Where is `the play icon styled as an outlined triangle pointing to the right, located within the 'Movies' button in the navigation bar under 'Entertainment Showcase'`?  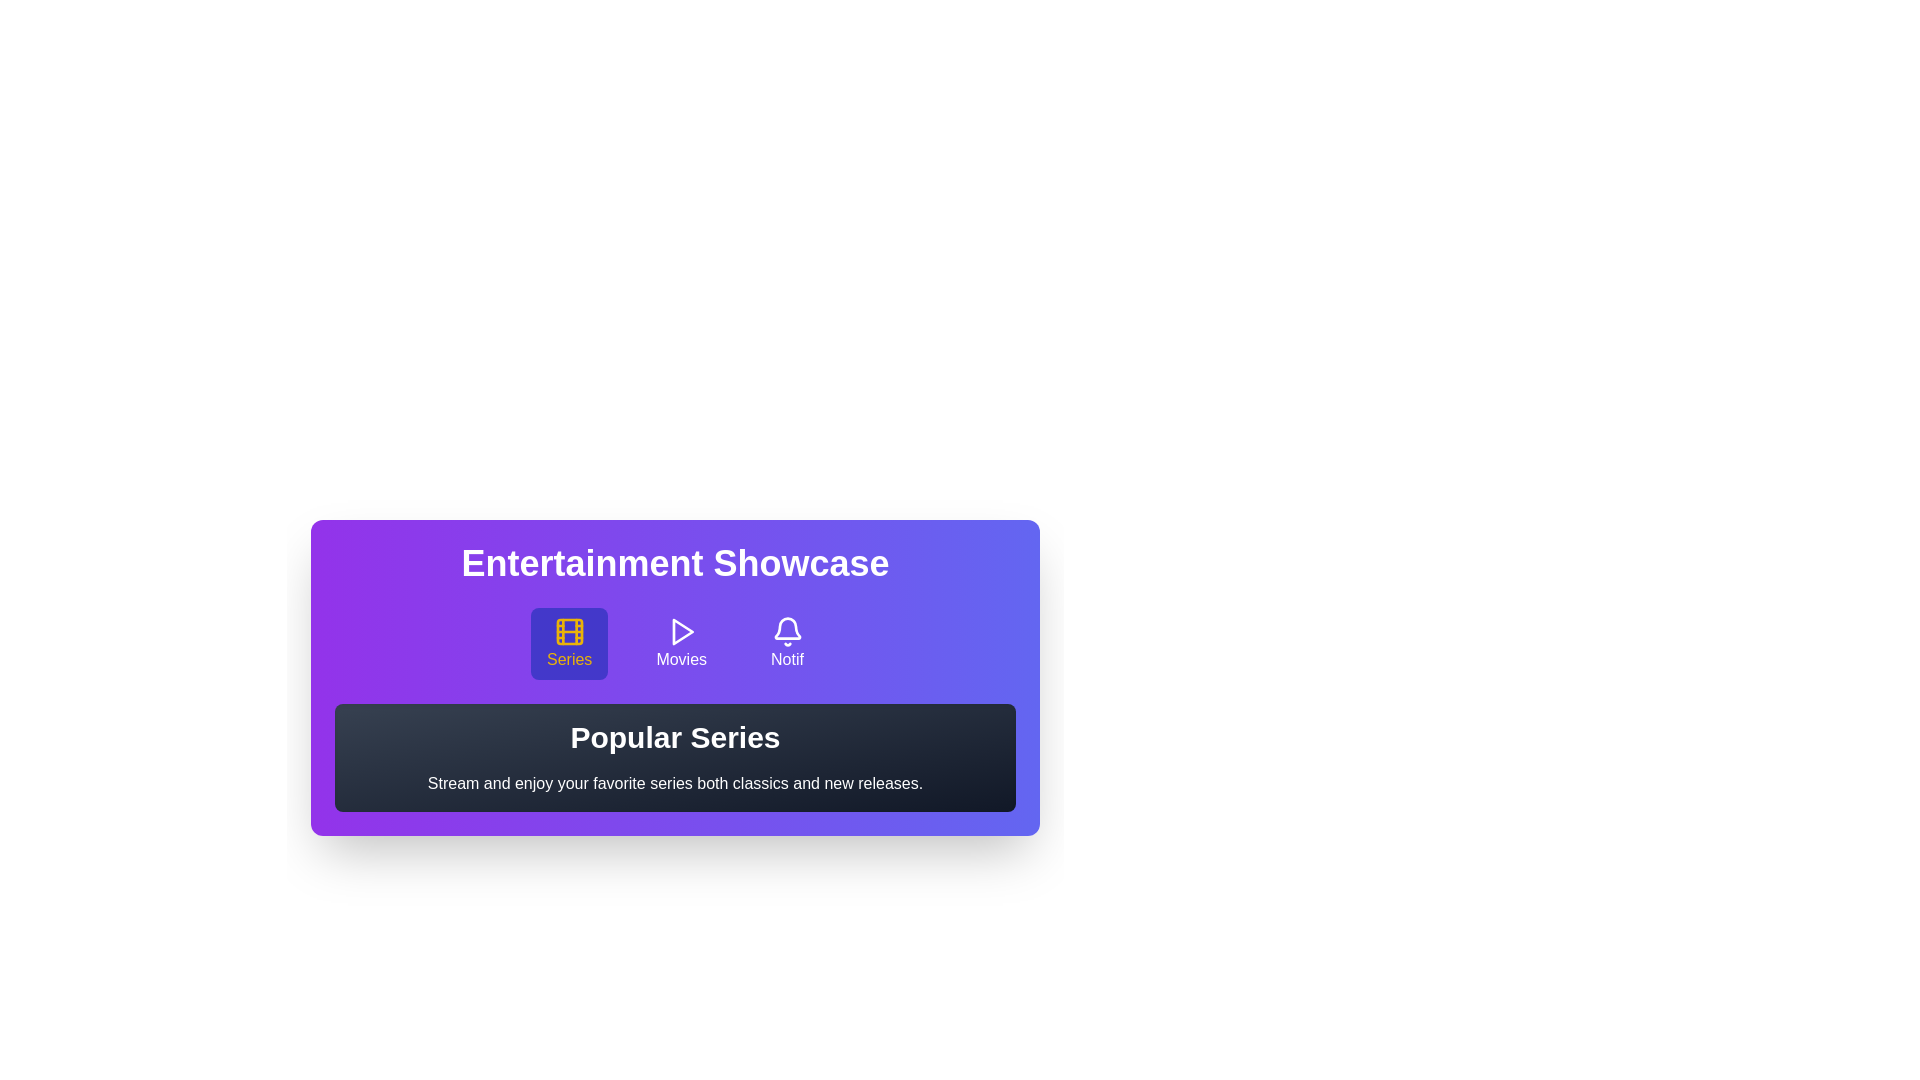 the play icon styled as an outlined triangle pointing to the right, located within the 'Movies' button in the navigation bar under 'Entertainment Showcase' is located at coordinates (681, 632).